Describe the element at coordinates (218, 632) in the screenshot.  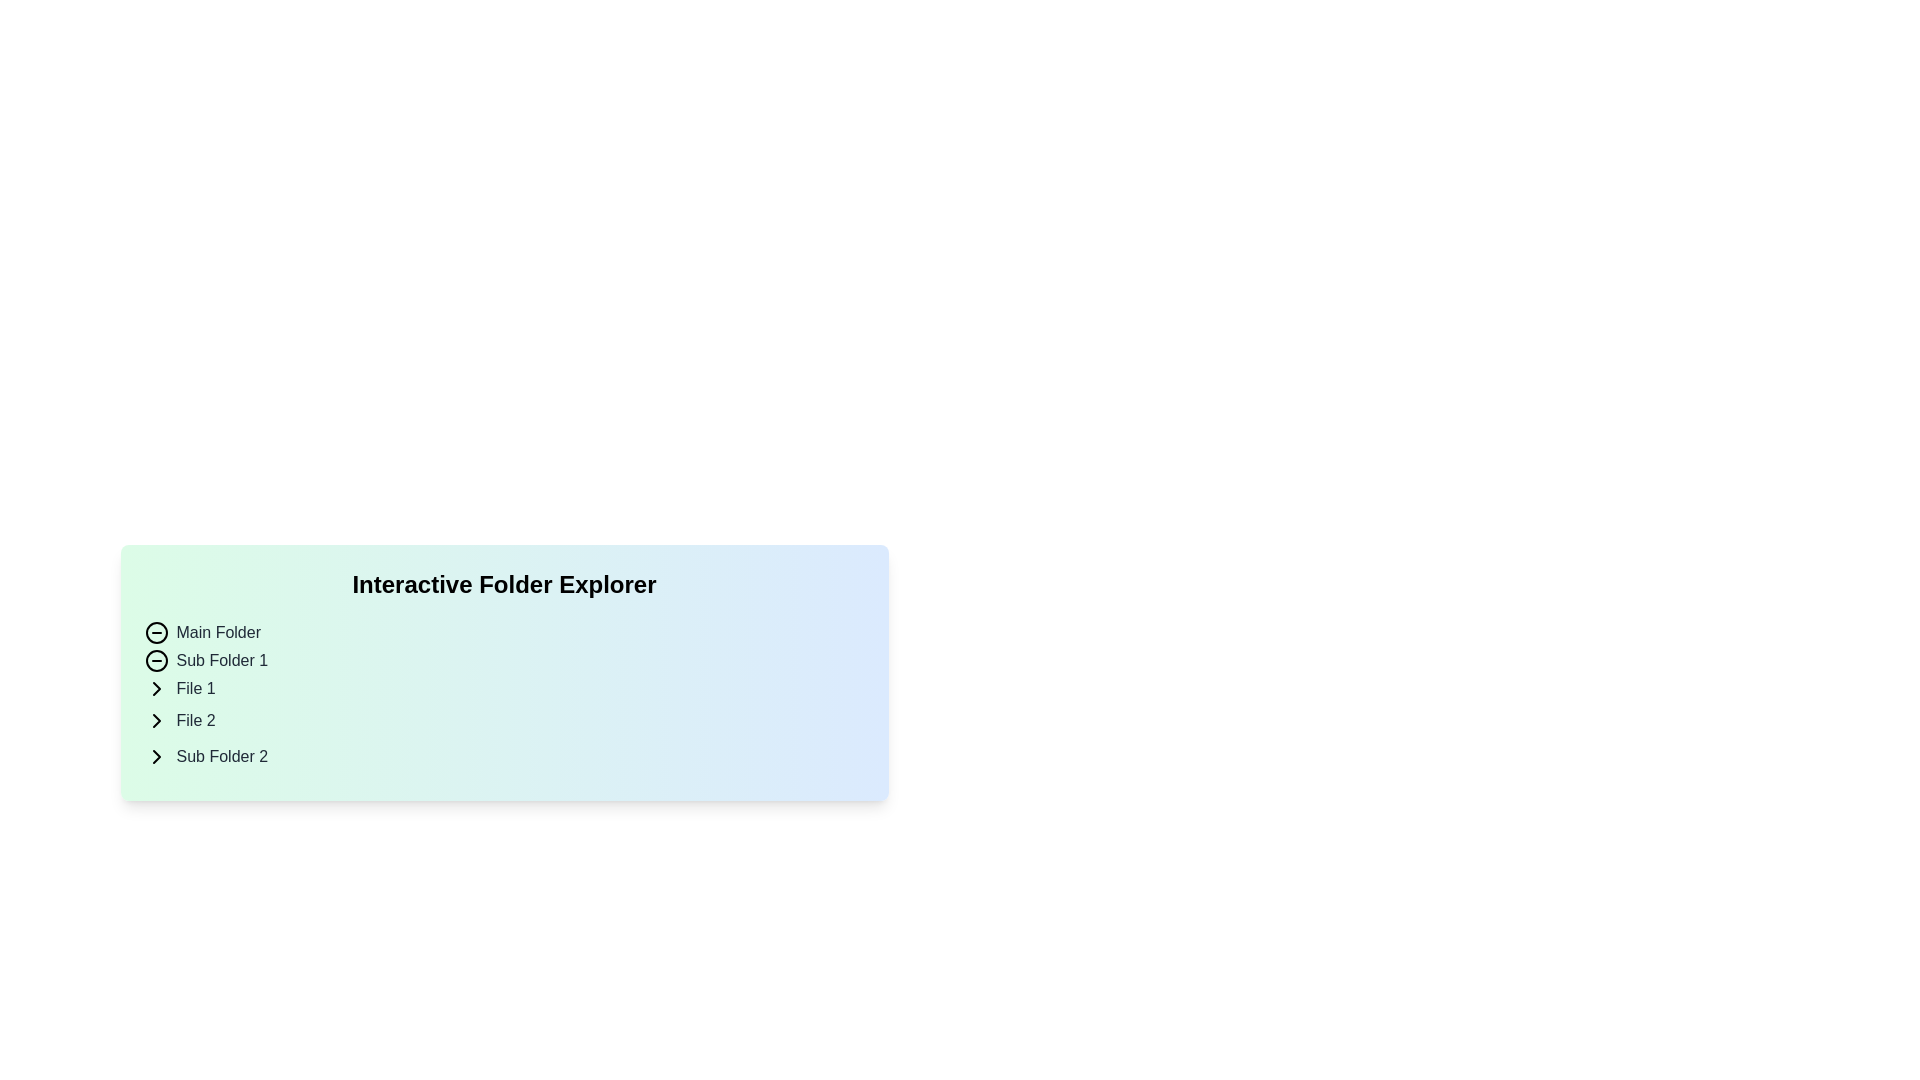
I see `the 'Main Folder' text label, which is the first entry in the interactive folder list on the green-blue gradient background` at that location.